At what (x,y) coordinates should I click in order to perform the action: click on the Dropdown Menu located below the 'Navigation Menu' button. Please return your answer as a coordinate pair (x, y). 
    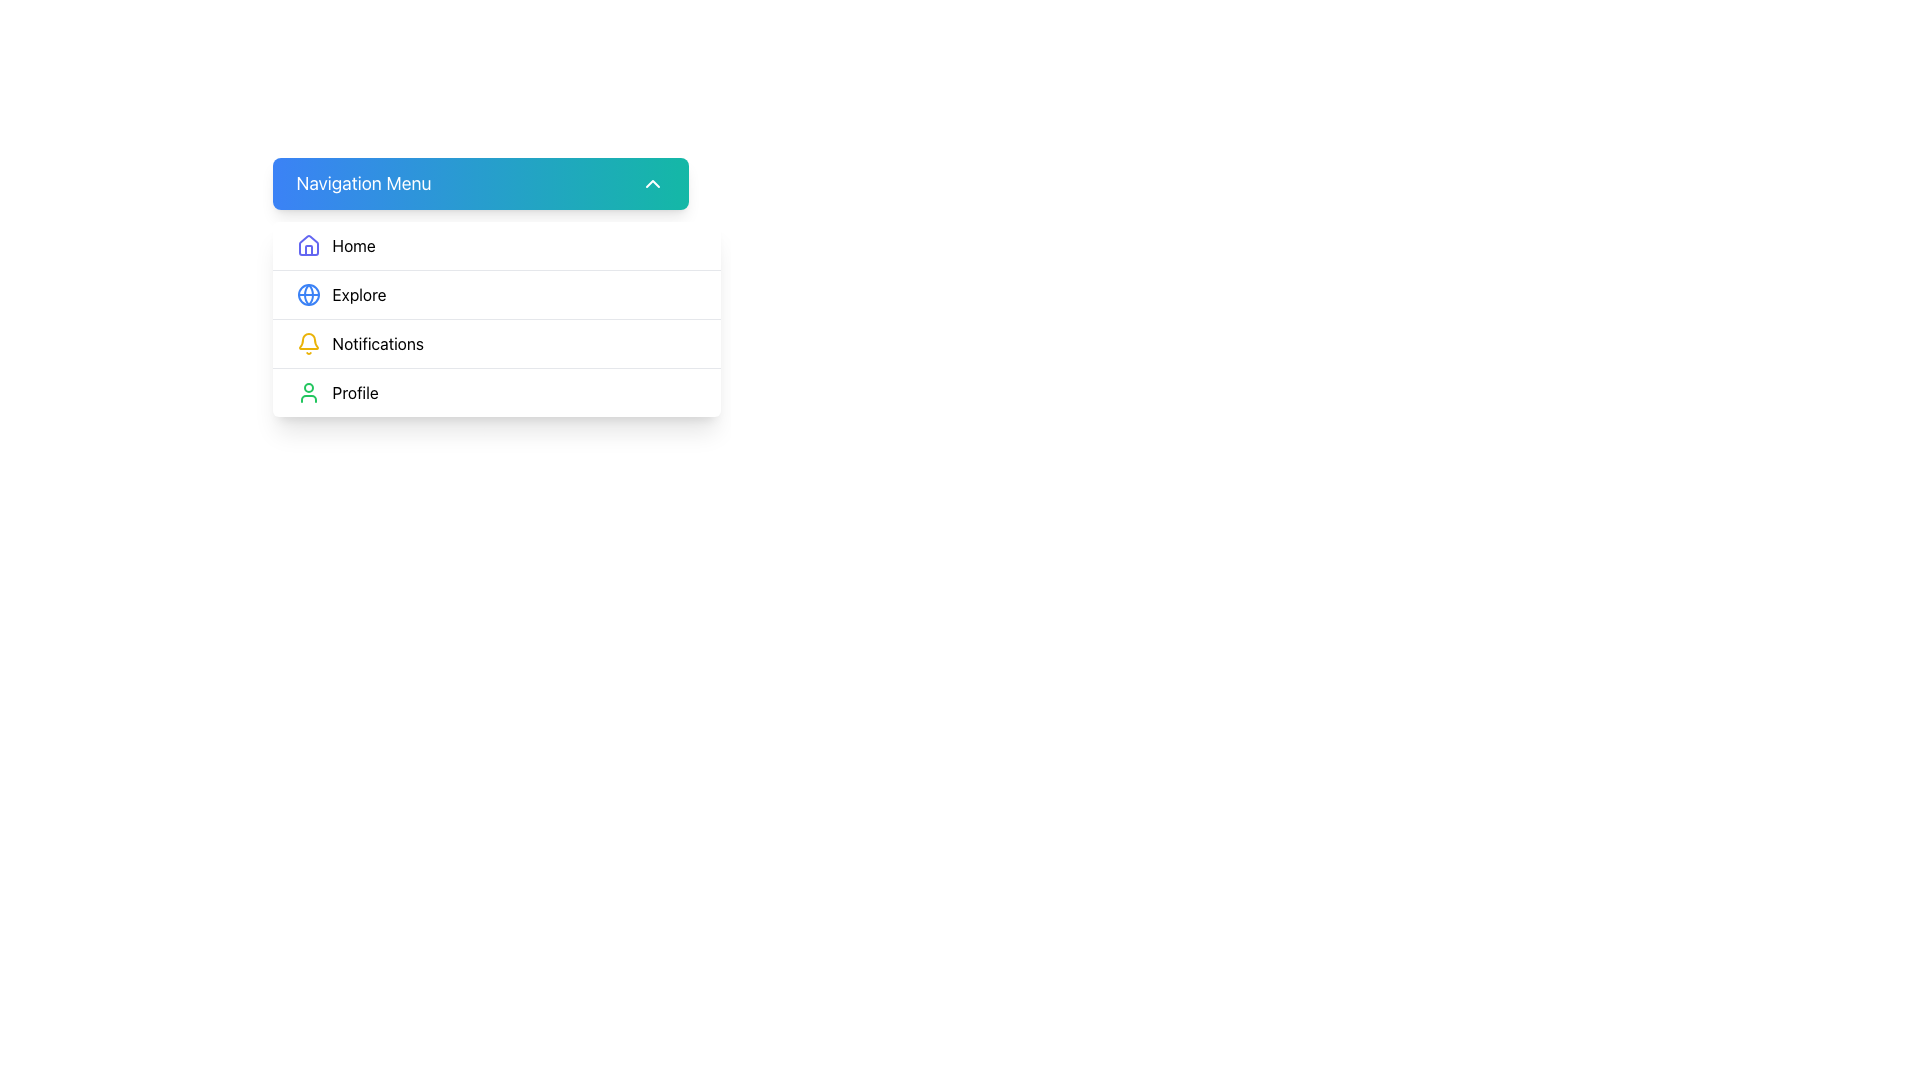
    Looking at the image, I should click on (496, 318).